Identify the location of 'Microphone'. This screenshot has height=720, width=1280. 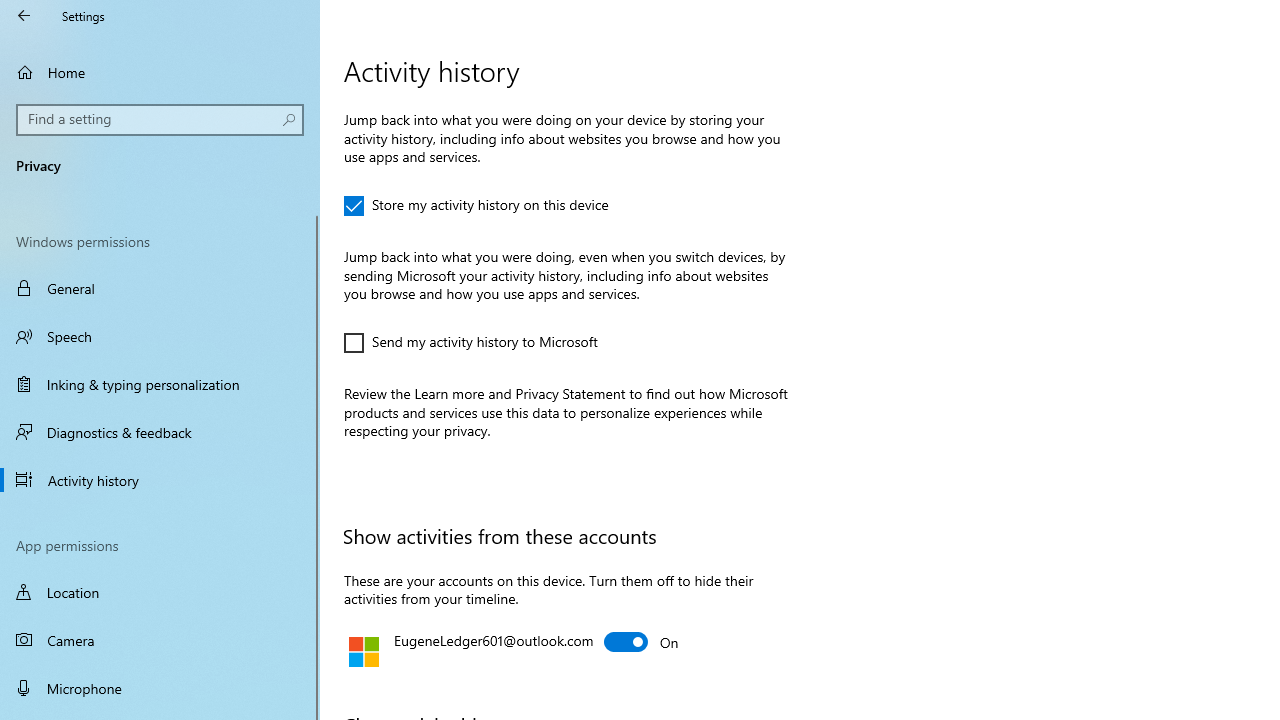
(160, 686).